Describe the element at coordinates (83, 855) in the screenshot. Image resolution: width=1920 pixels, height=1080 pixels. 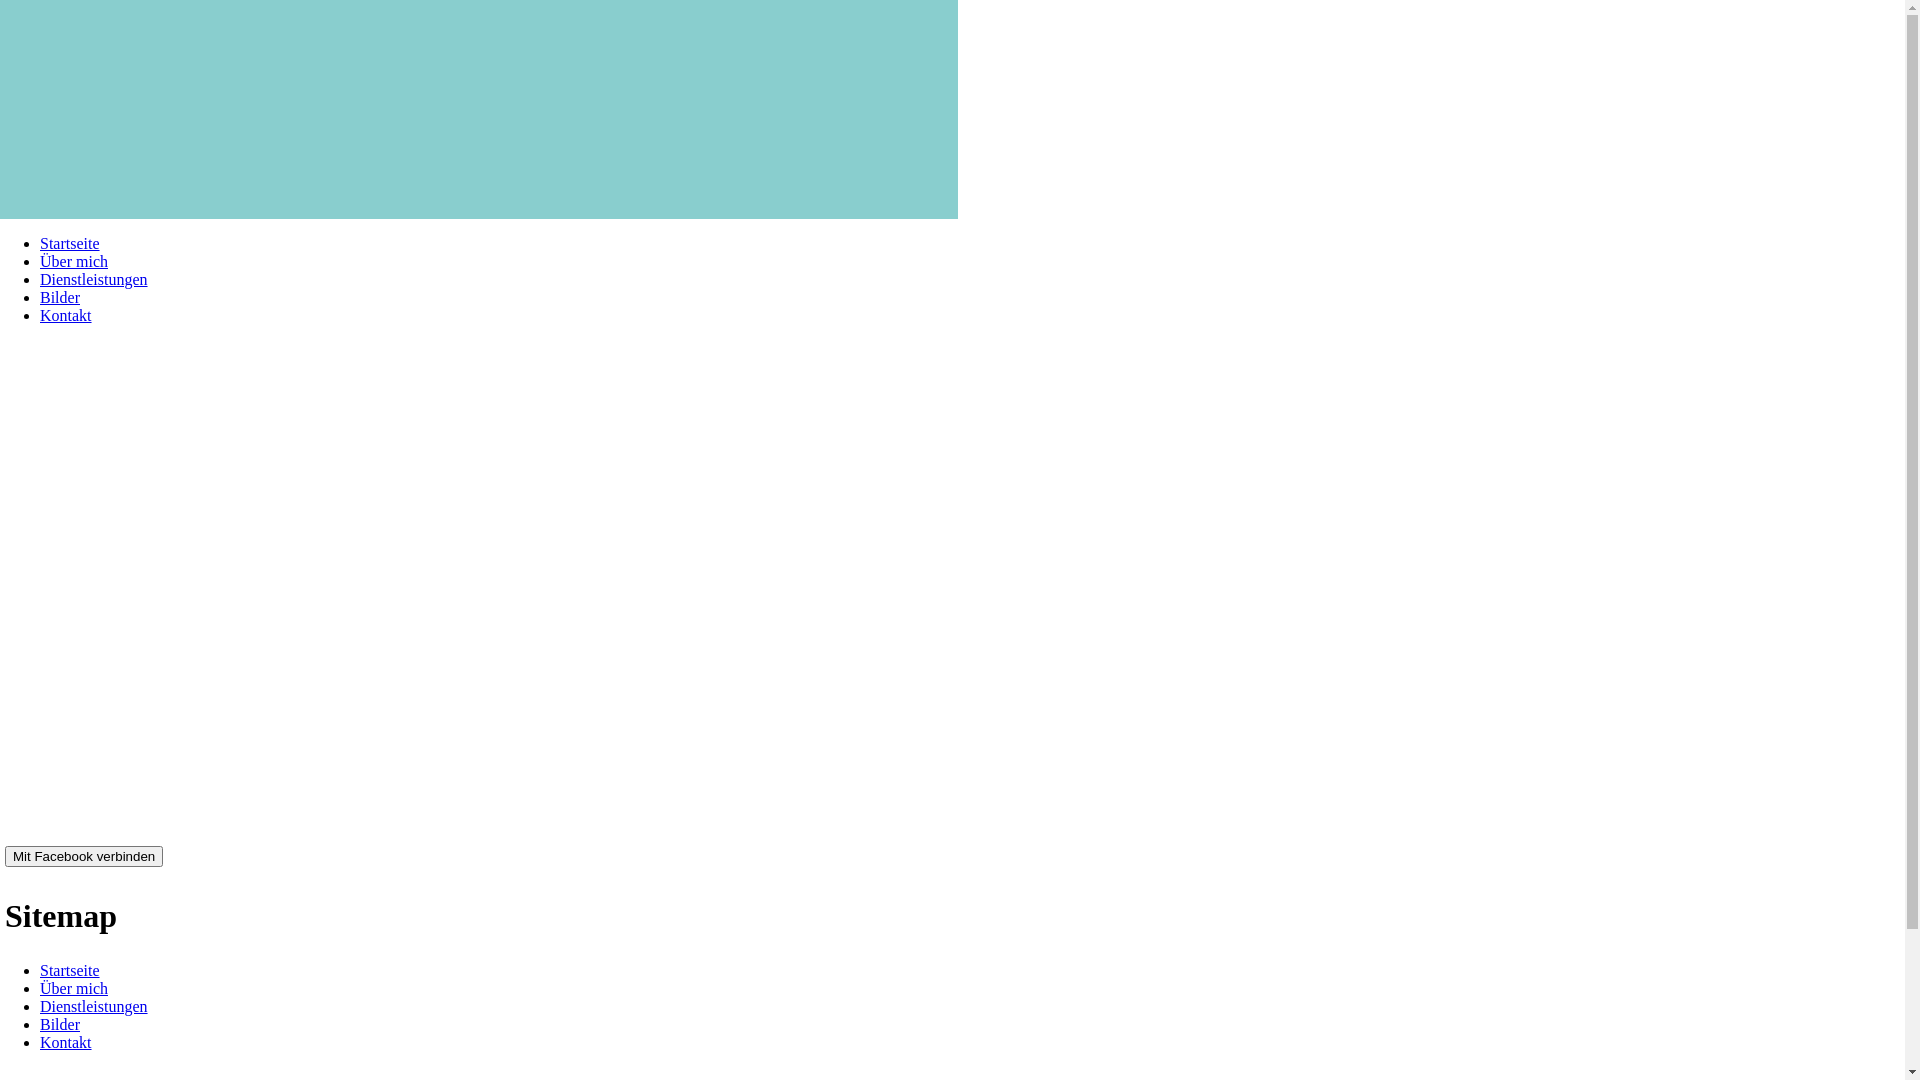
I see `'Mit Facebook verbinden'` at that location.